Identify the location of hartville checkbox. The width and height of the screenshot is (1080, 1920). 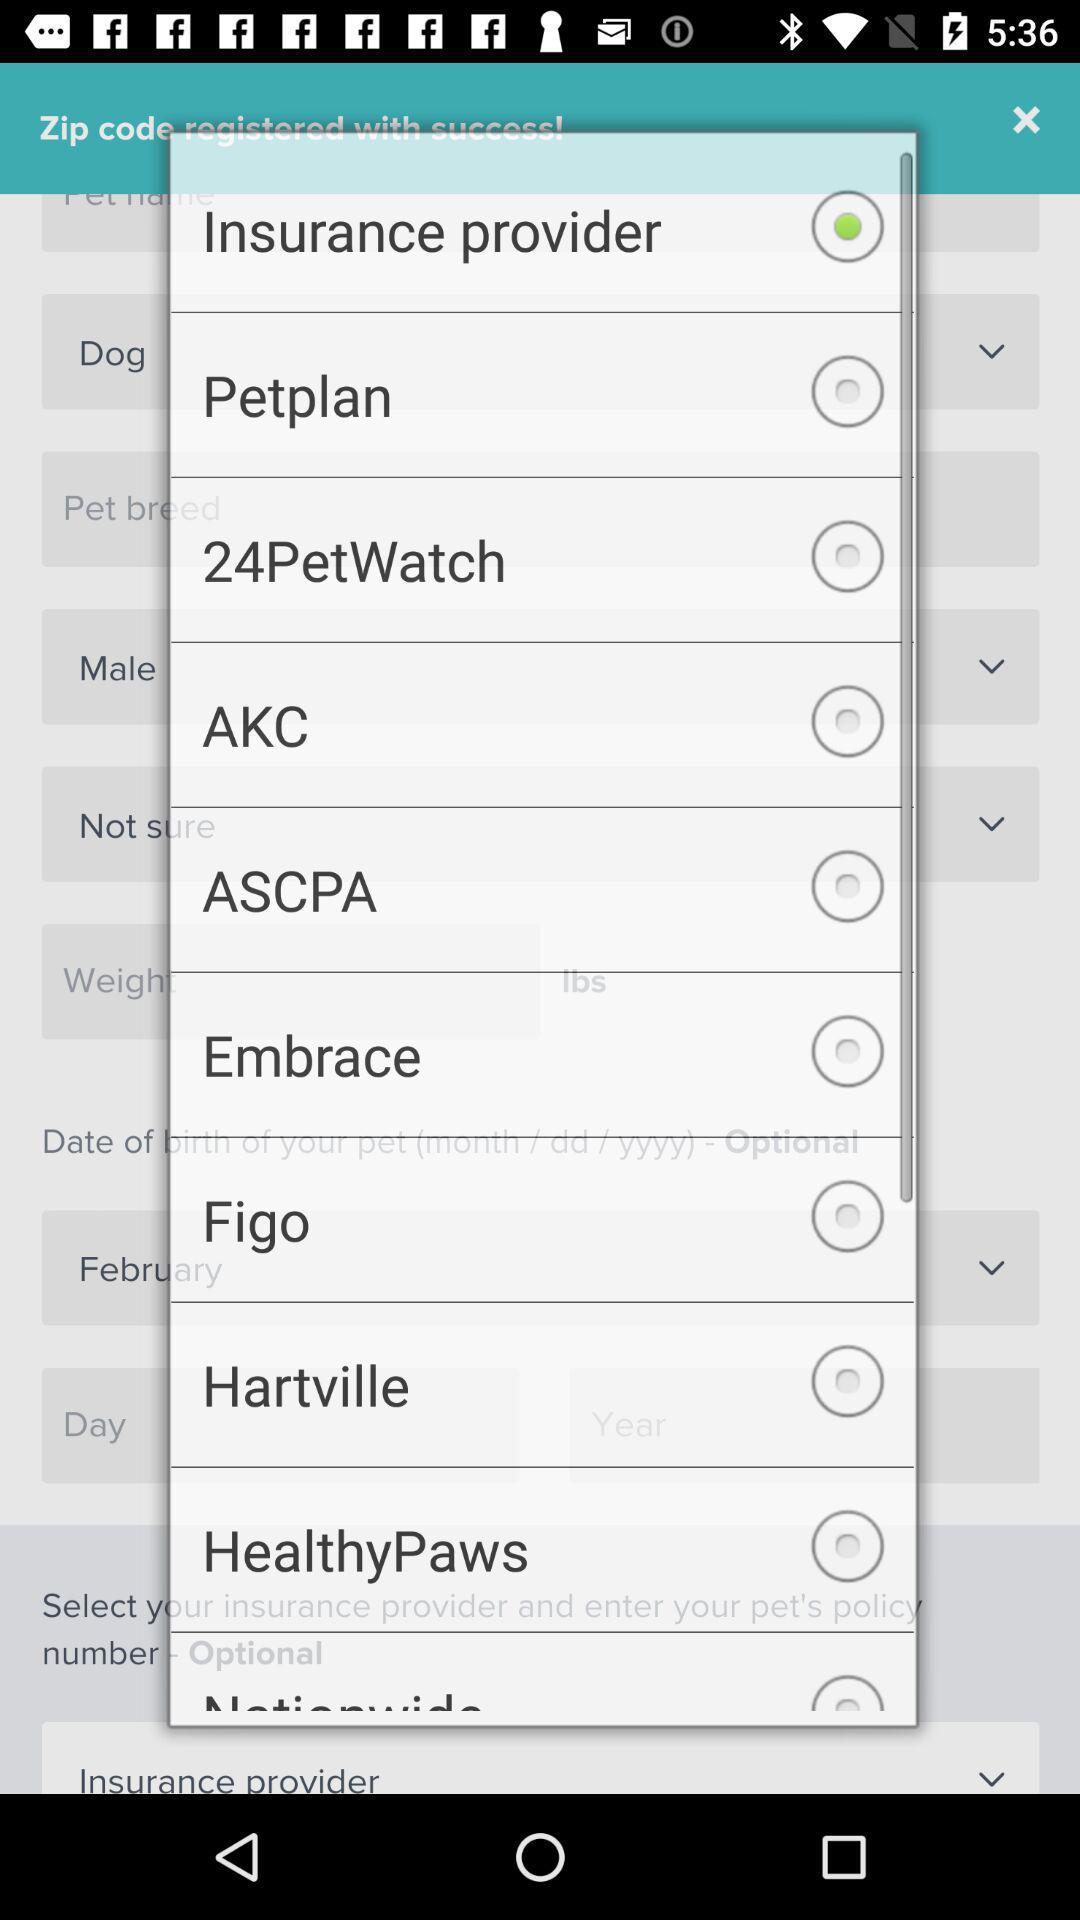
(542, 1396).